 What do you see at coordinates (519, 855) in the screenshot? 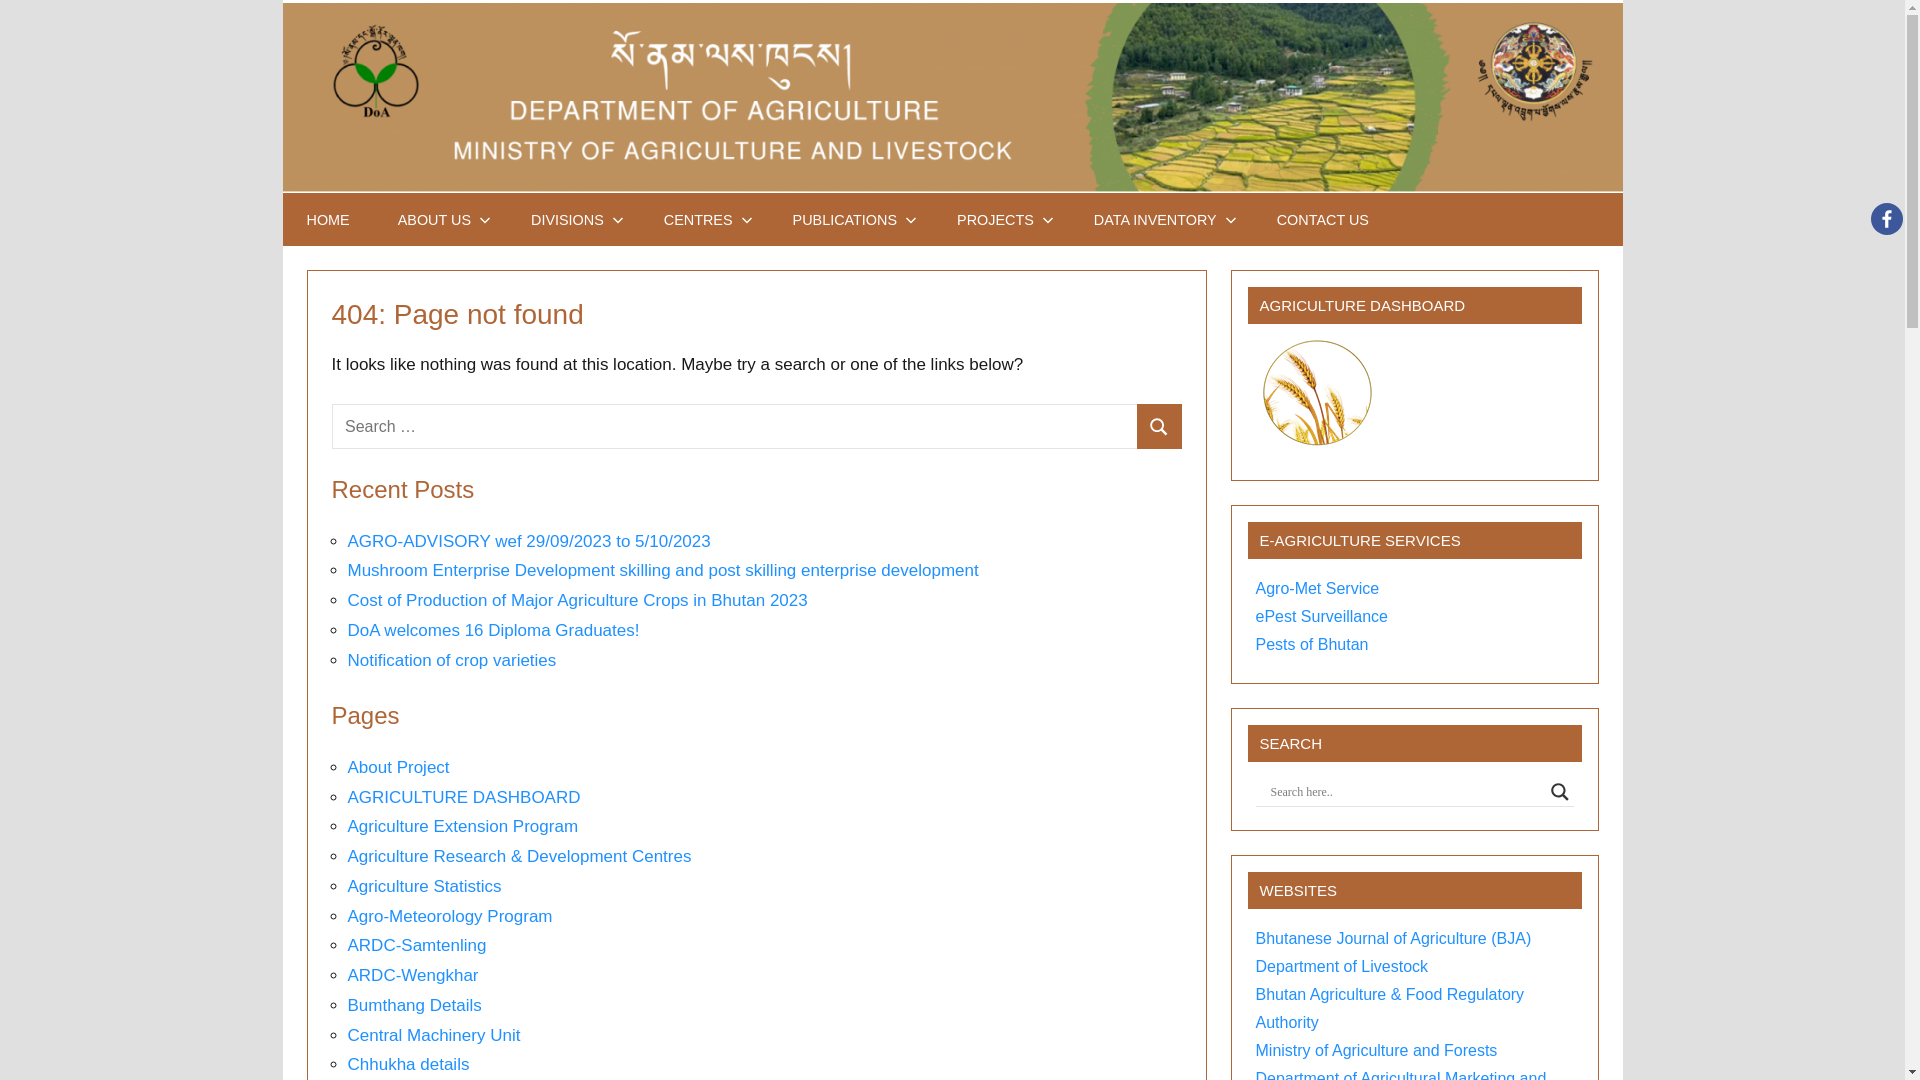
I see `'Agriculture Research & Development Centres'` at bounding box center [519, 855].